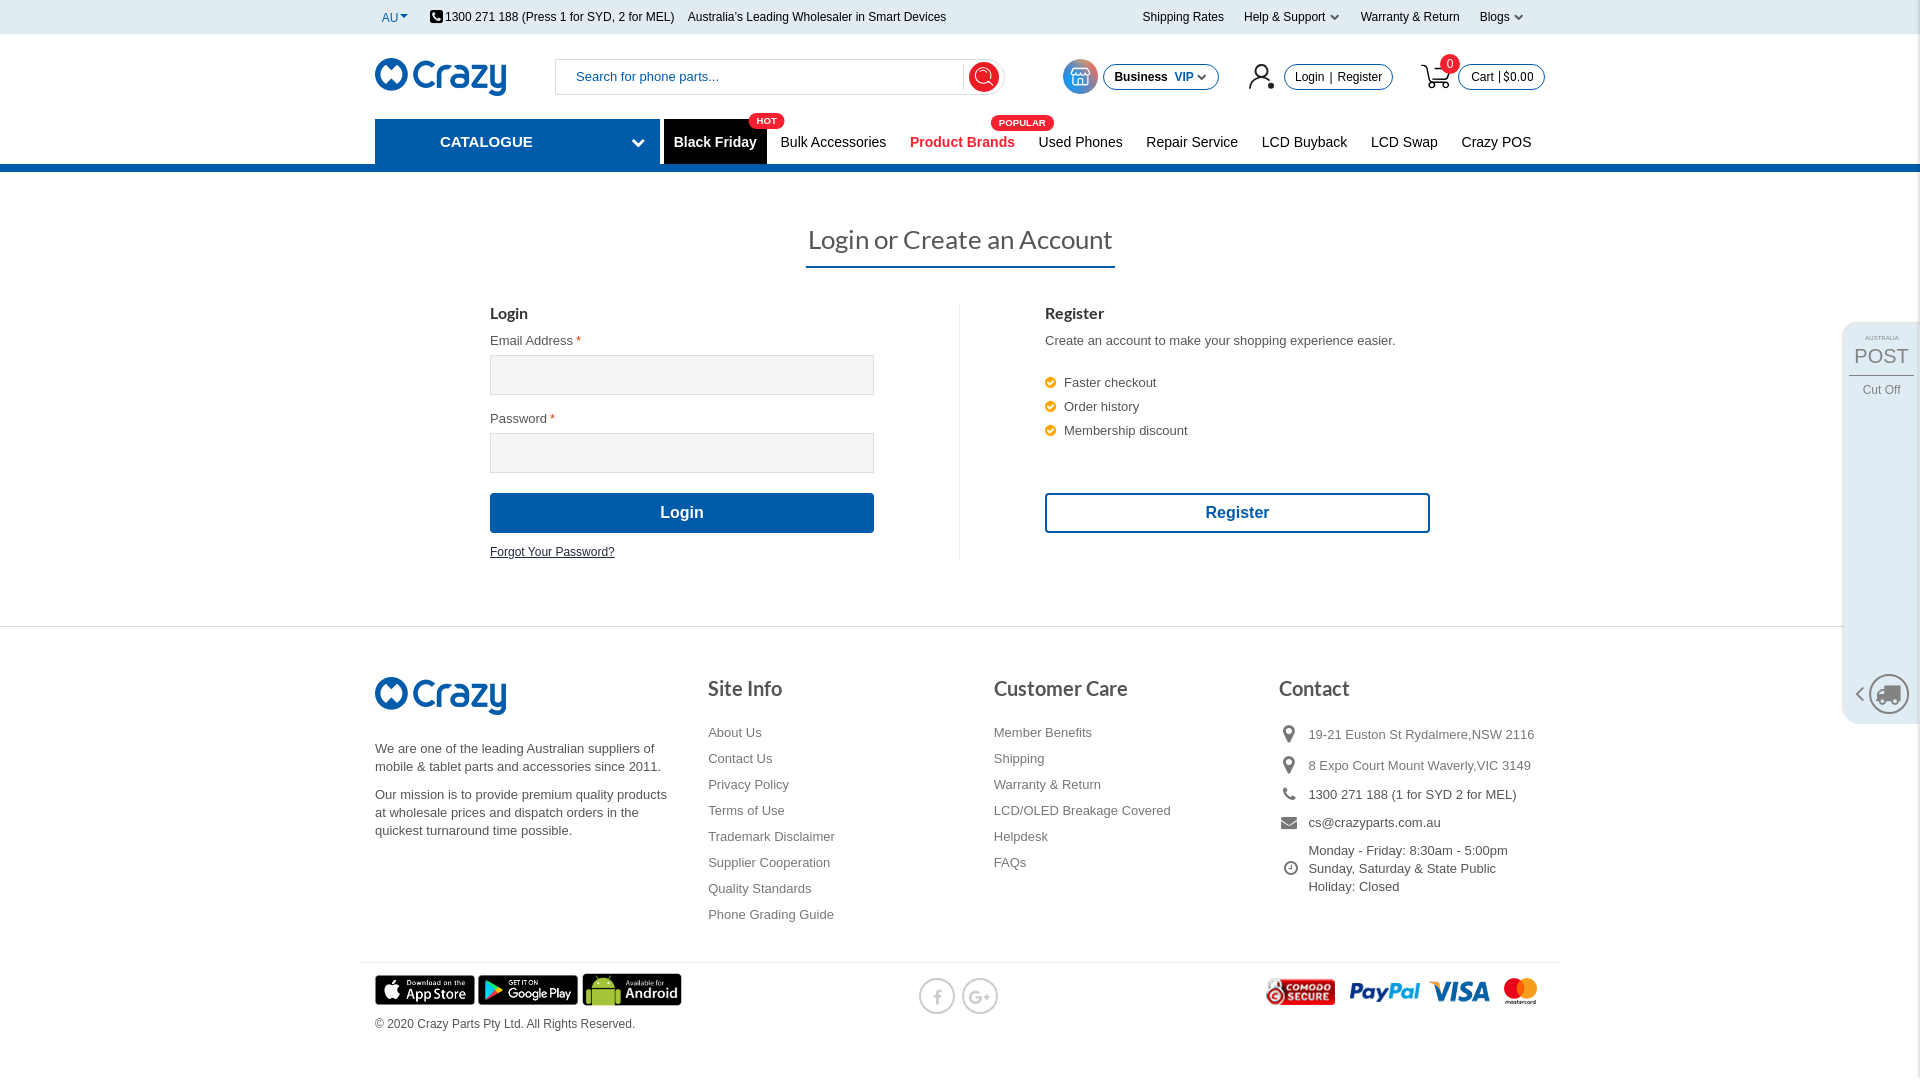  I want to click on 'Privacy Policy', so click(747, 784).